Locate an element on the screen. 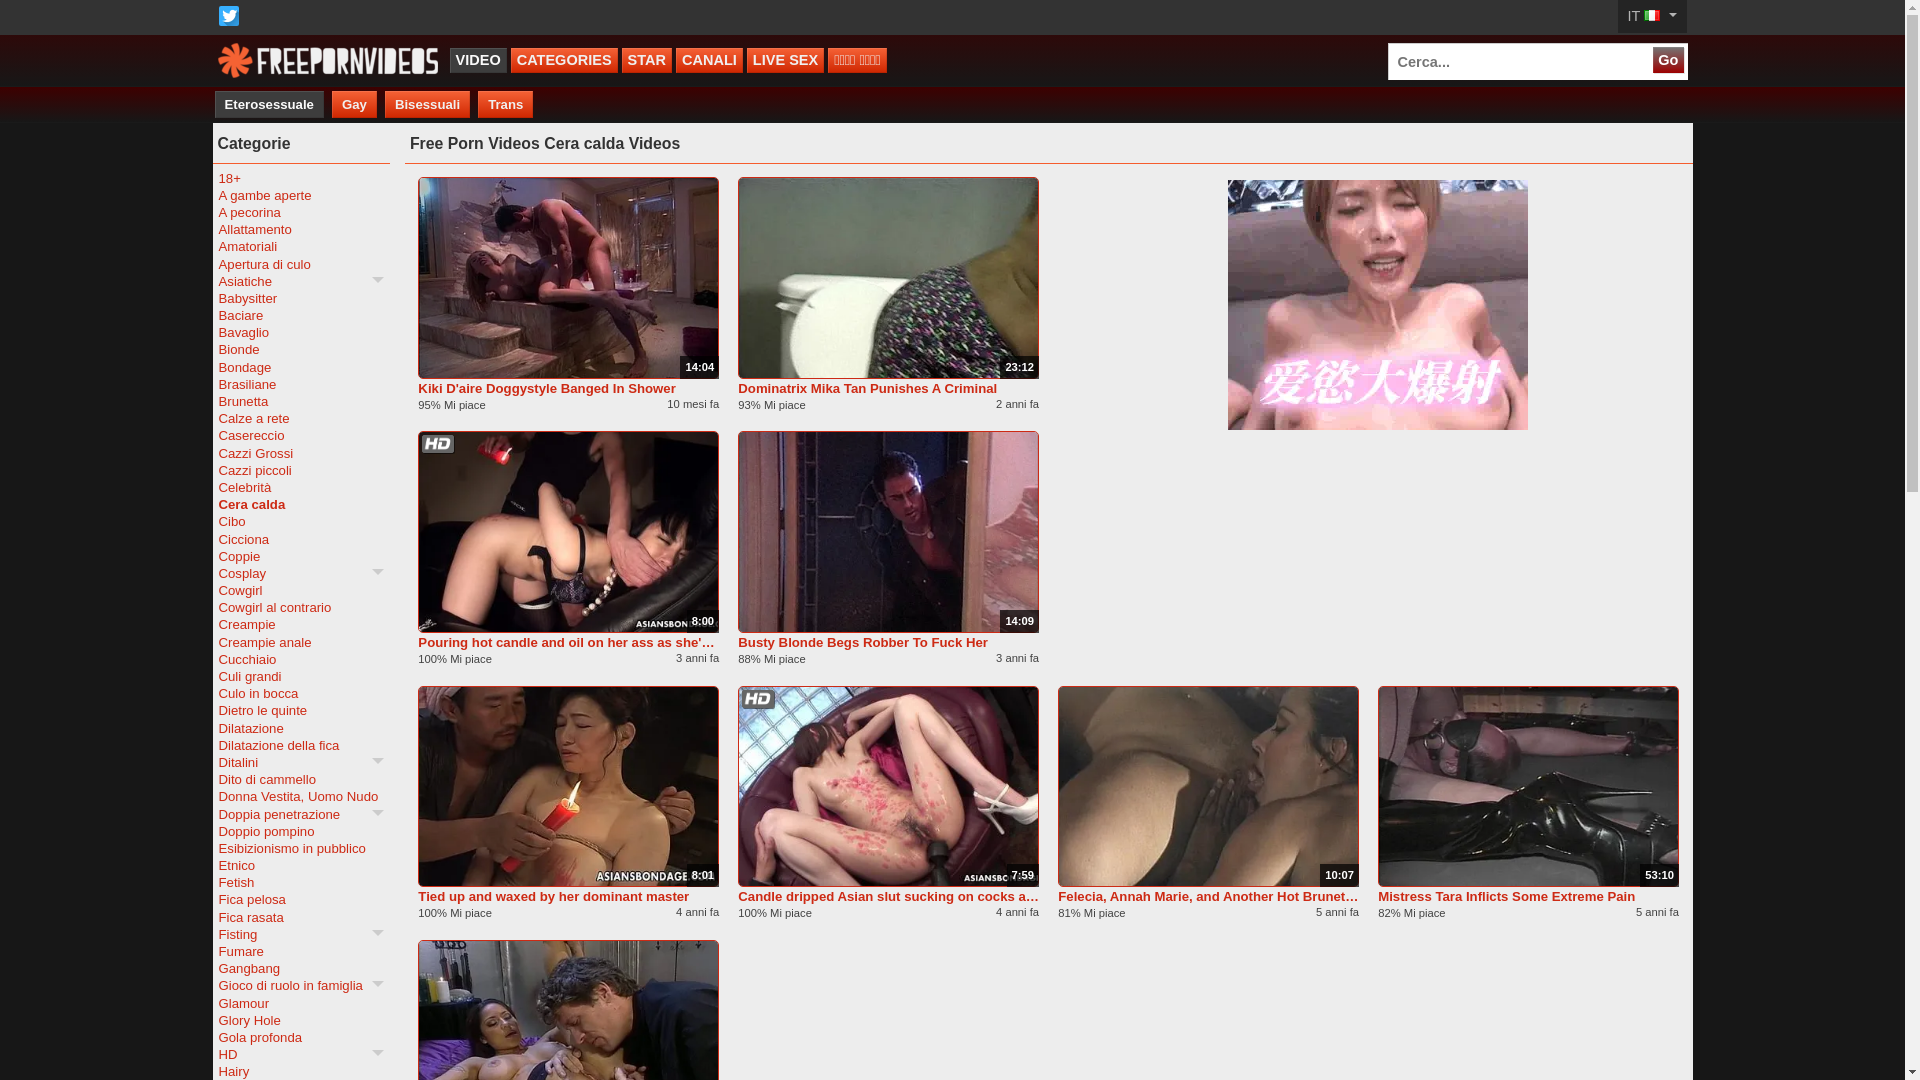  '14:09' is located at coordinates (887, 531).